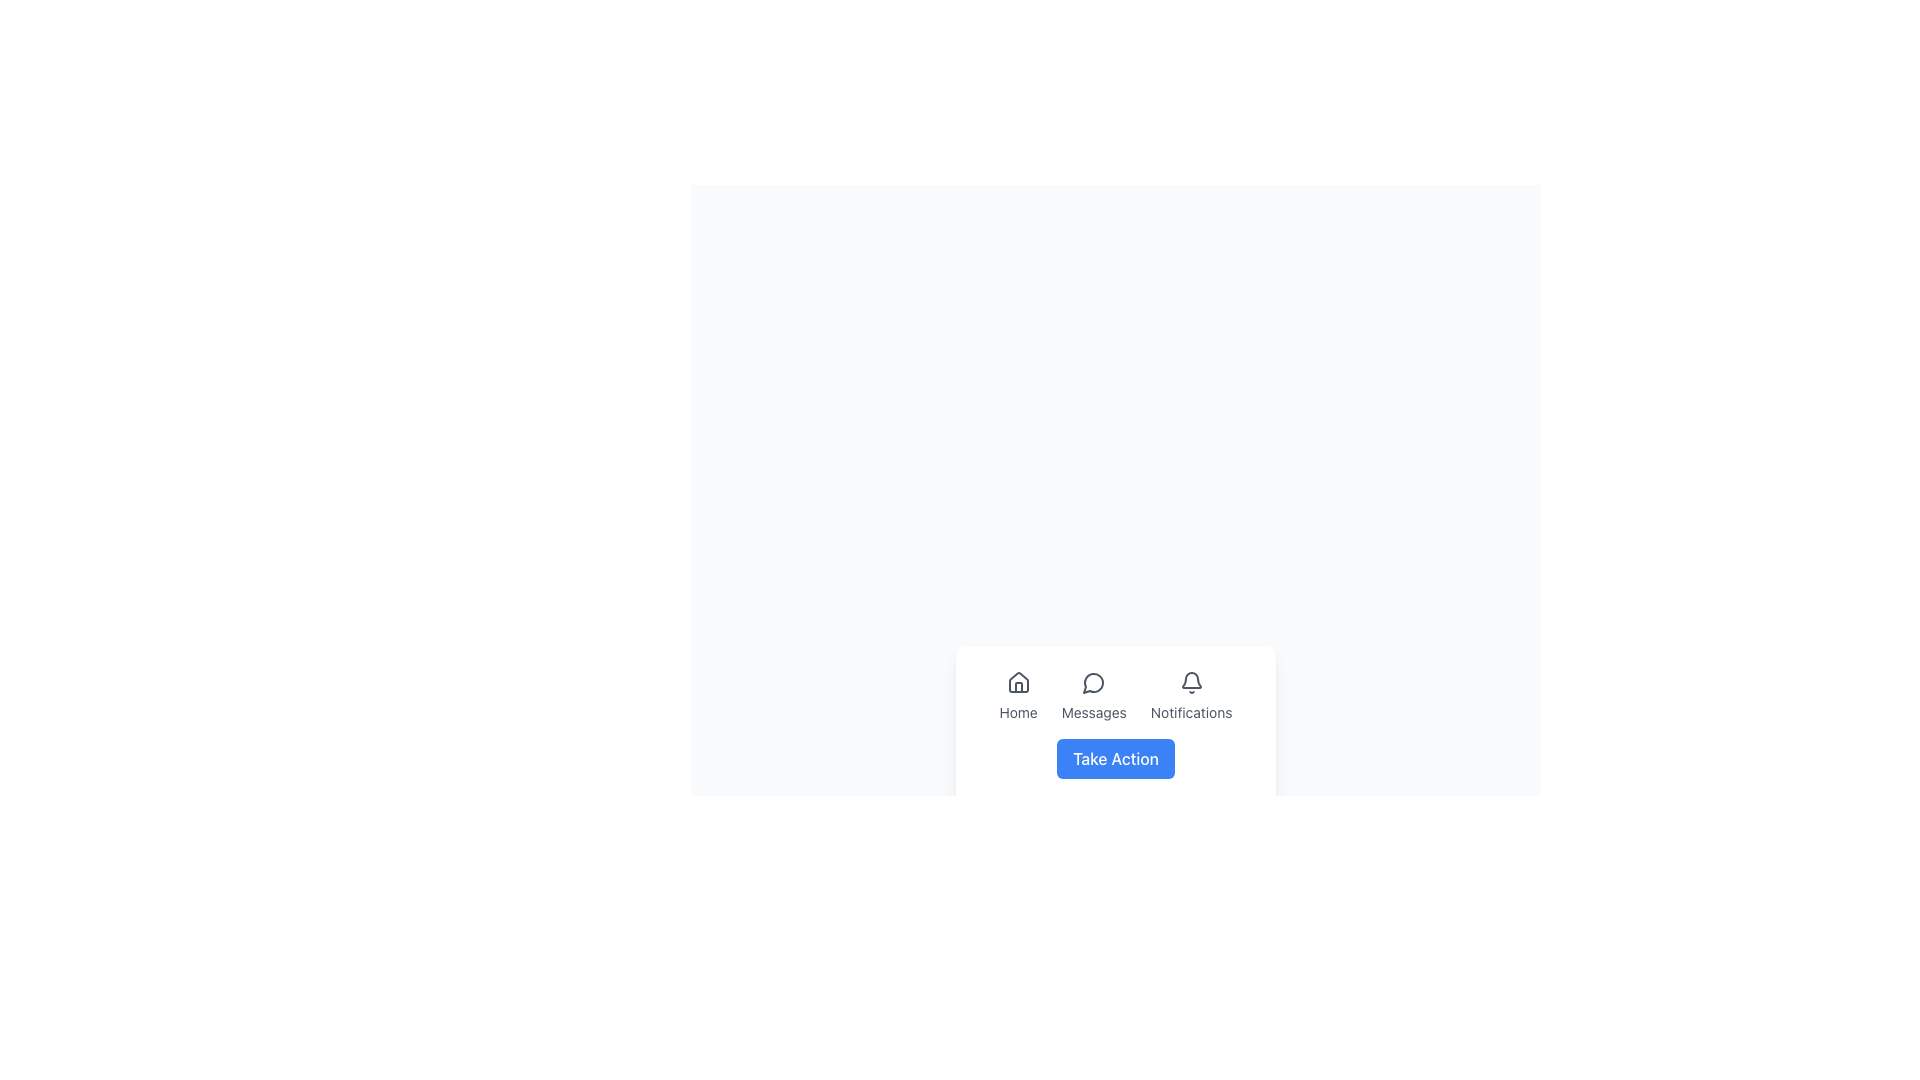 This screenshot has width=1920, height=1080. What do you see at coordinates (1115, 725) in the screenshot?
I see `the icons in the navigation card containing links to Home, Messages, and Notifications` at bounding box center [1115, 725].